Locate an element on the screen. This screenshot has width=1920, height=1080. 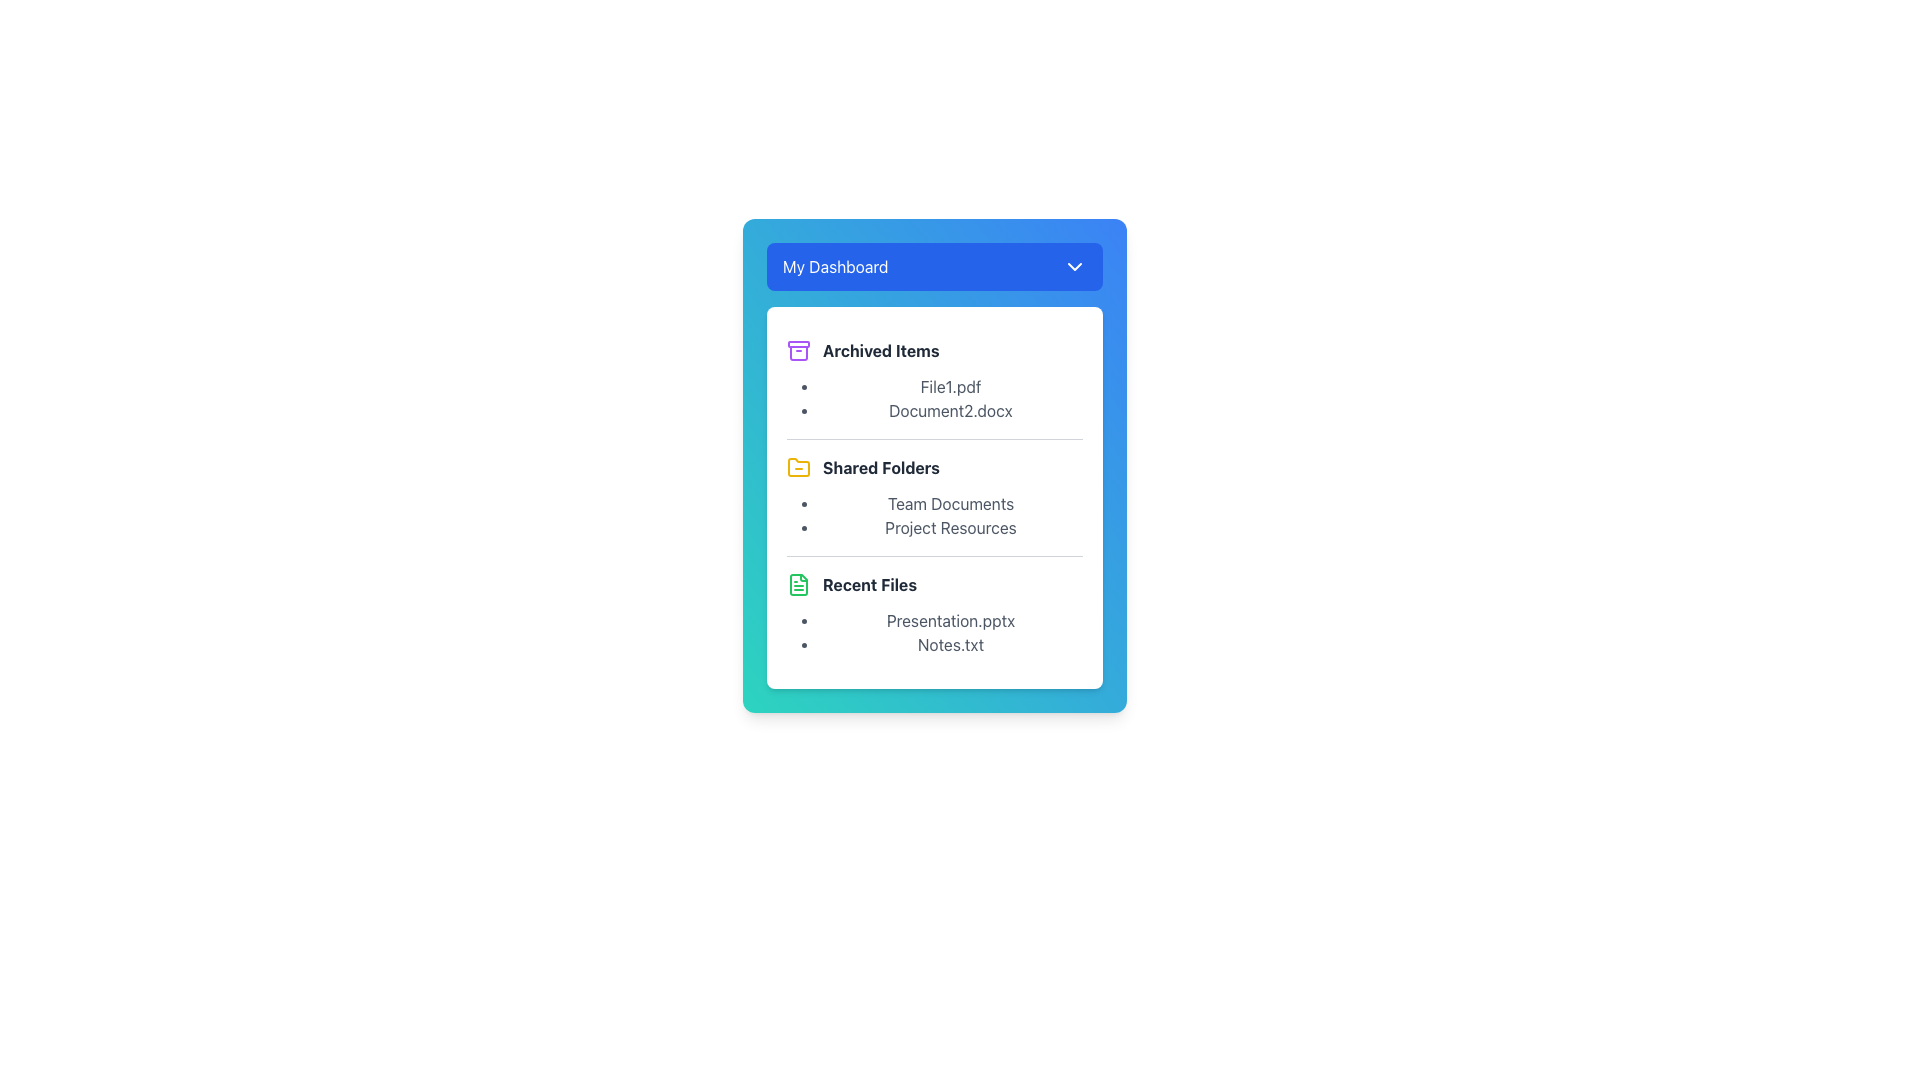
the 'Shared Folders' text label, which is positioned near the top center of the 'My Dashboard' panel, to the right of a yellow folder icon is located at coordinates (880, 467).